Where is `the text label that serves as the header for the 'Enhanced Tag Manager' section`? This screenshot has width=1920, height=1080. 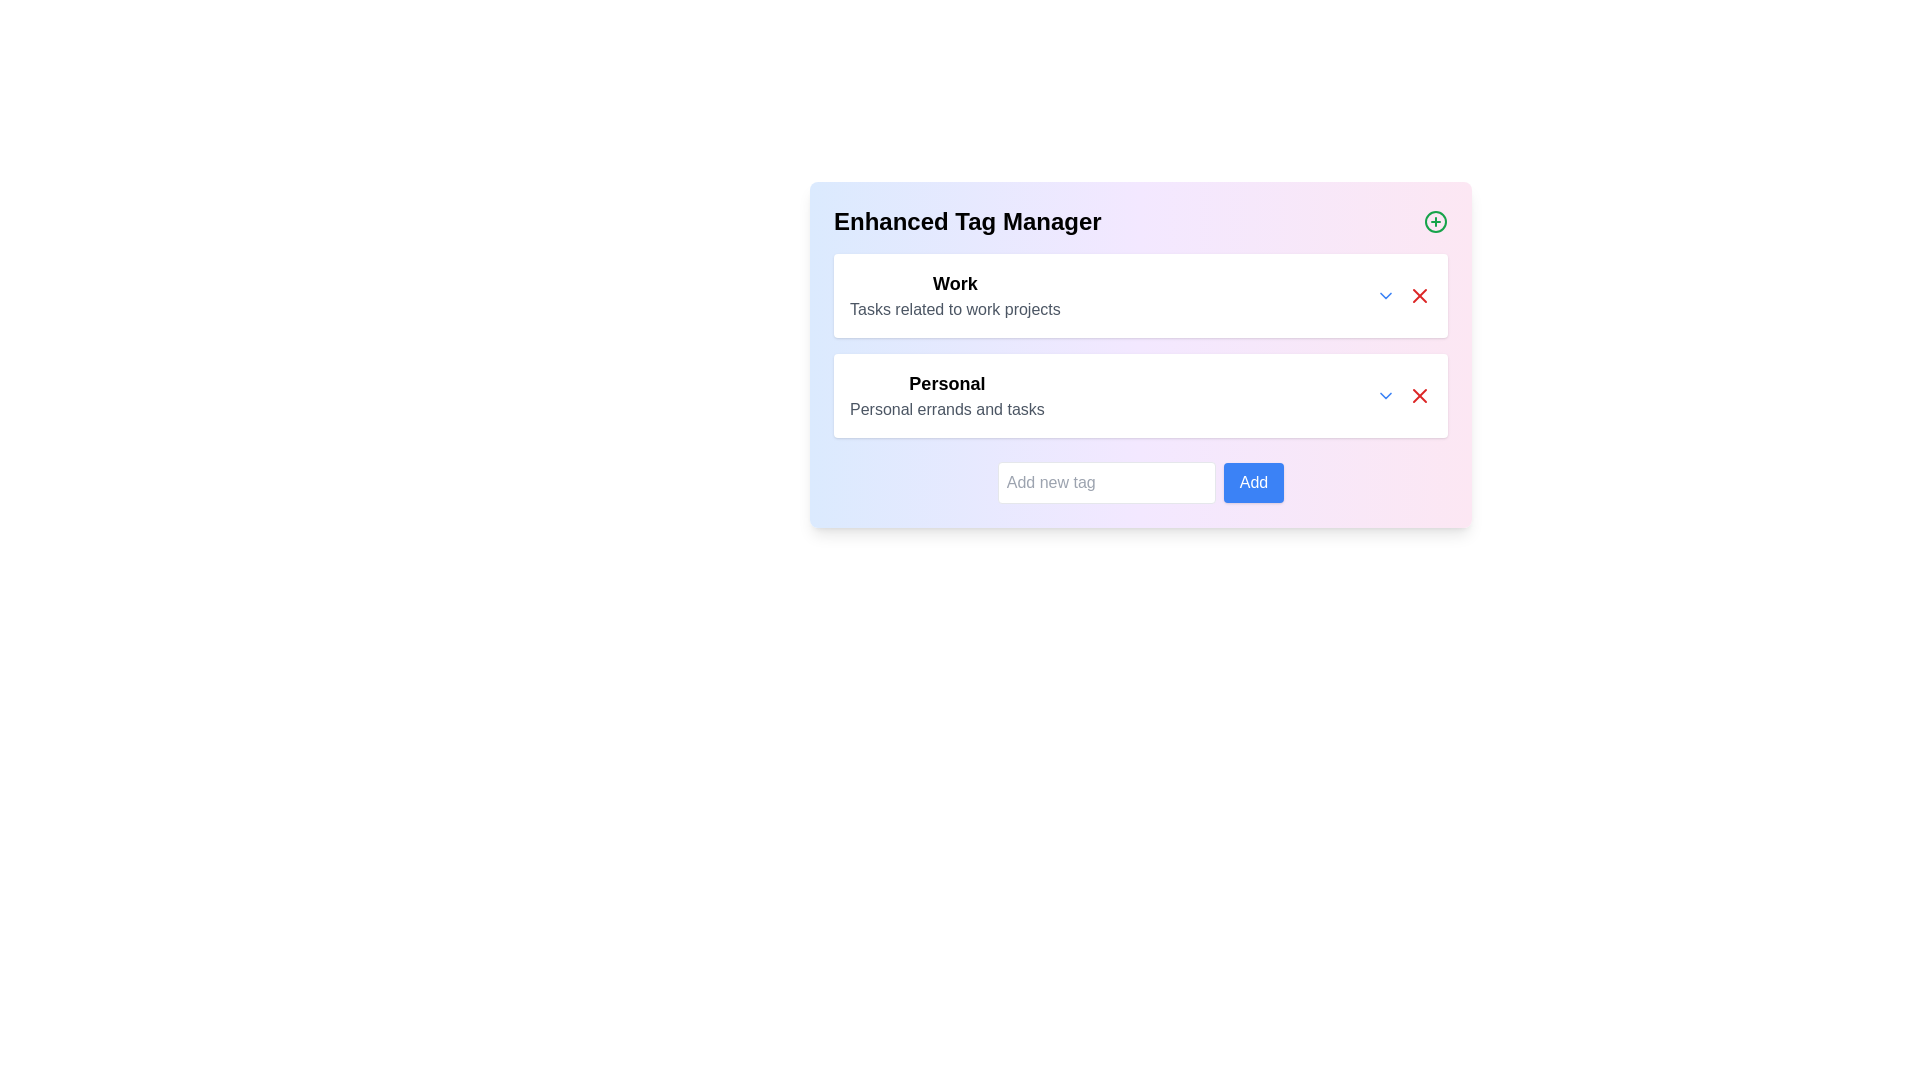 the text label that serves as the header for the 'Enhanced Tag Manager' section is located at coordinates (967, 222).